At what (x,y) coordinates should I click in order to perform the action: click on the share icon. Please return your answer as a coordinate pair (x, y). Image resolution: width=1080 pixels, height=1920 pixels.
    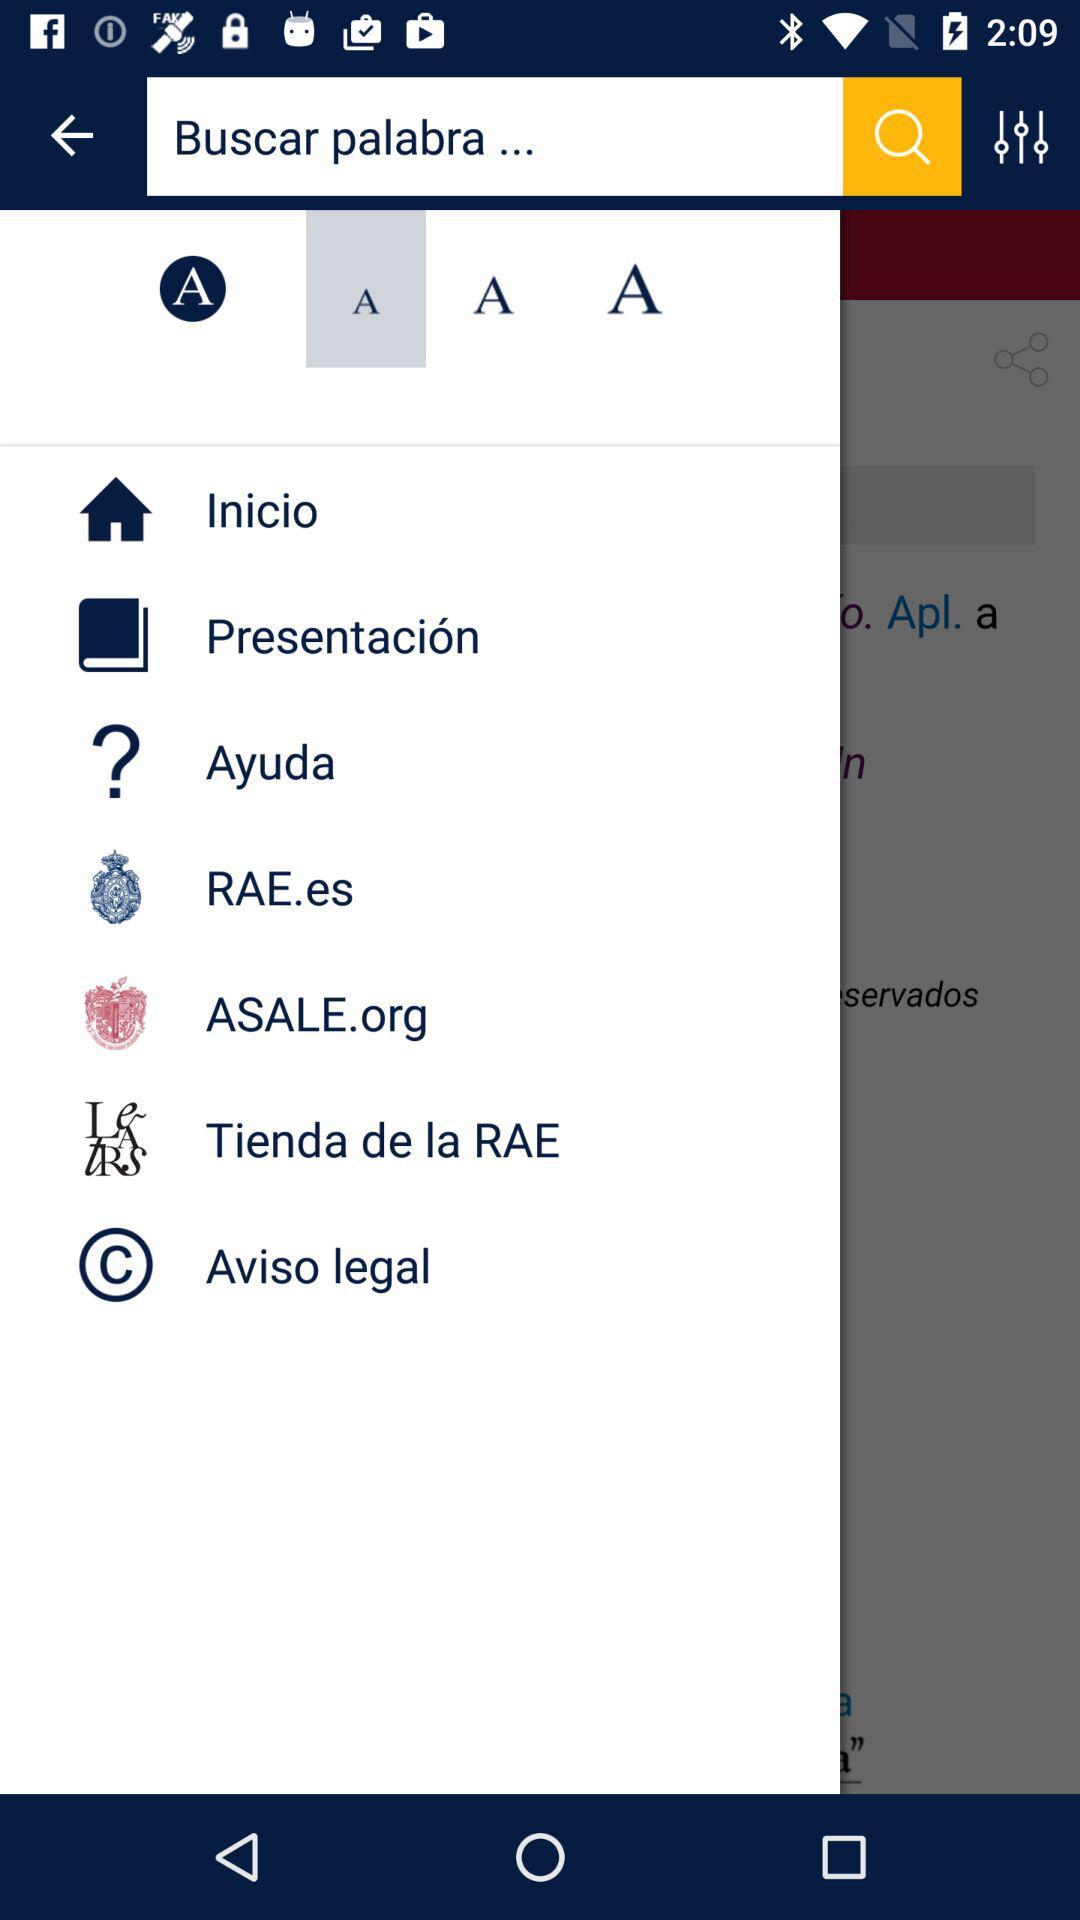
    Looking at the image, I should click on (1020, 359).